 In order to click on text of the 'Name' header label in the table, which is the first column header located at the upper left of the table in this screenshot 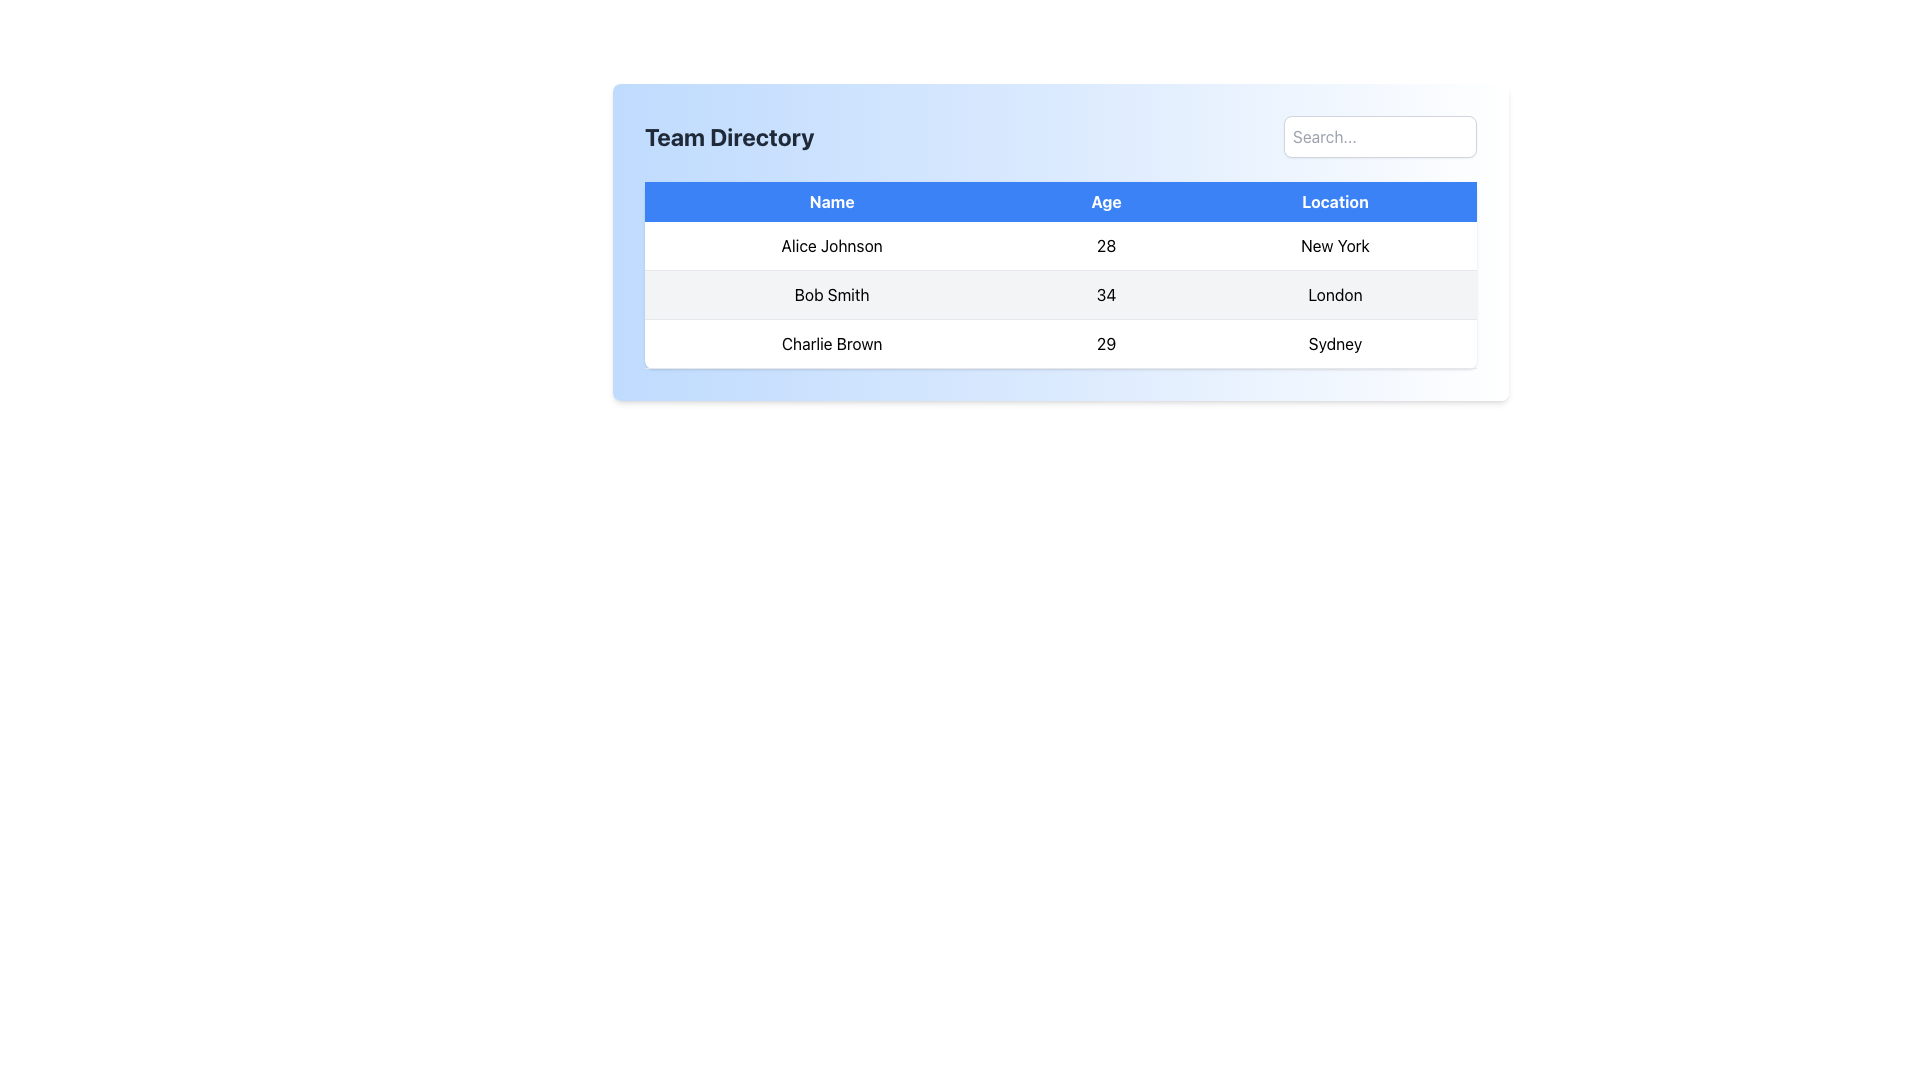, I will do `click(832, 201)`.